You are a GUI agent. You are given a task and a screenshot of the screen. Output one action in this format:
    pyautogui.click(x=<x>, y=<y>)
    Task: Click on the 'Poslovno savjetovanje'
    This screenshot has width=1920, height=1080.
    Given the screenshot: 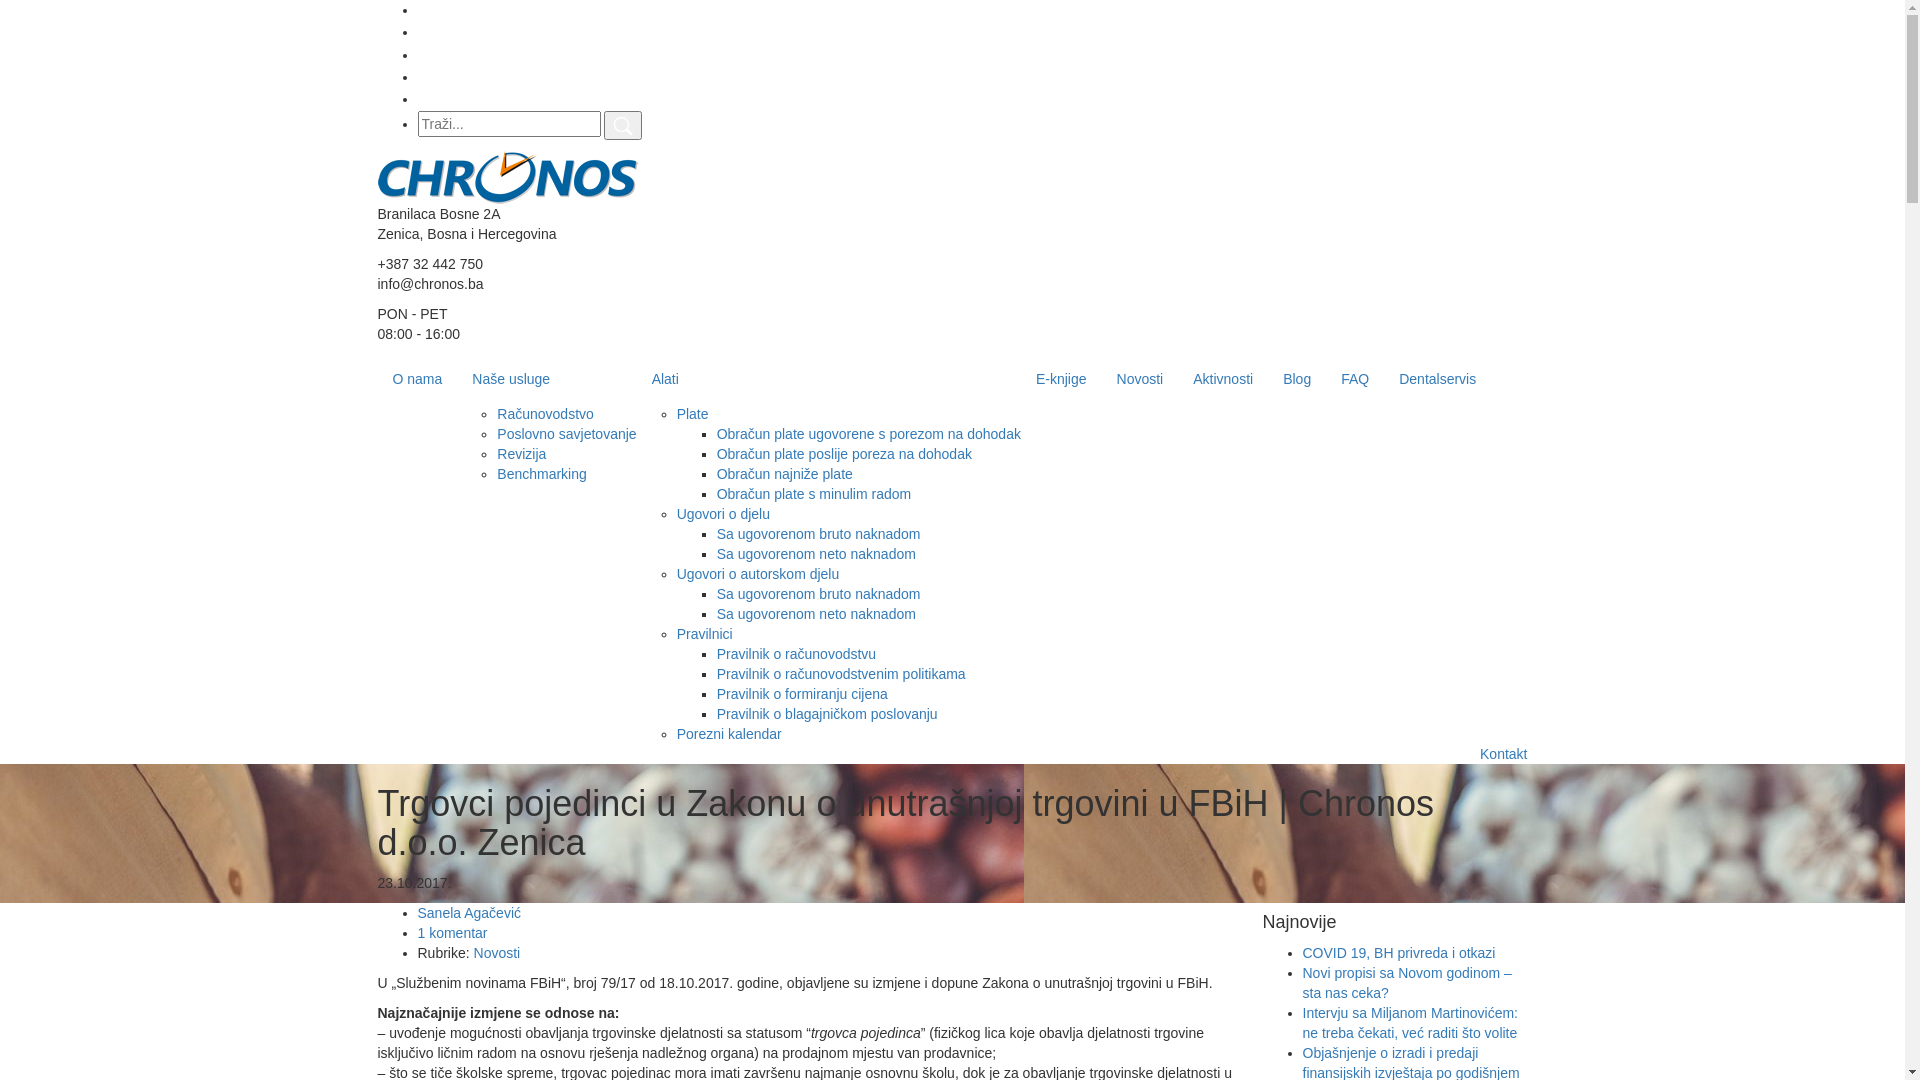 What is the action you would take?
    pyautogui.click(x=565, y=433)
    